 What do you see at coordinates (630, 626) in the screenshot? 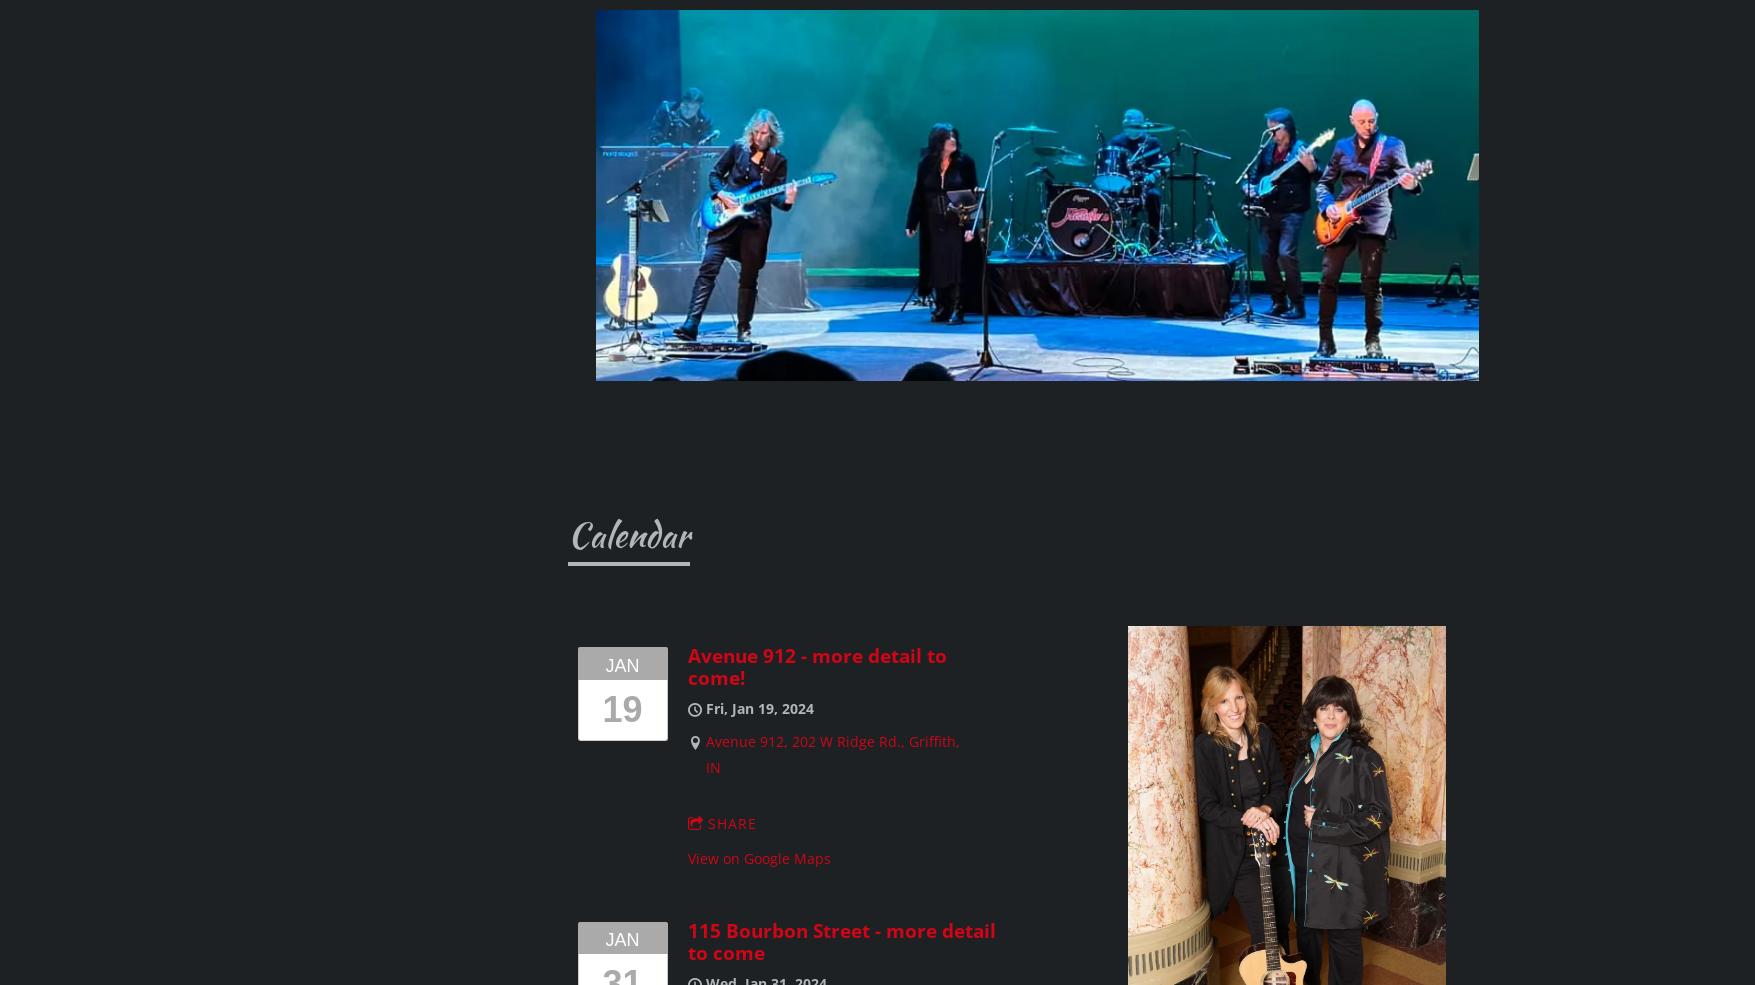
I see `'National Corvette Convention, Tinley Park, IL'` at bounding box center [630, 626].